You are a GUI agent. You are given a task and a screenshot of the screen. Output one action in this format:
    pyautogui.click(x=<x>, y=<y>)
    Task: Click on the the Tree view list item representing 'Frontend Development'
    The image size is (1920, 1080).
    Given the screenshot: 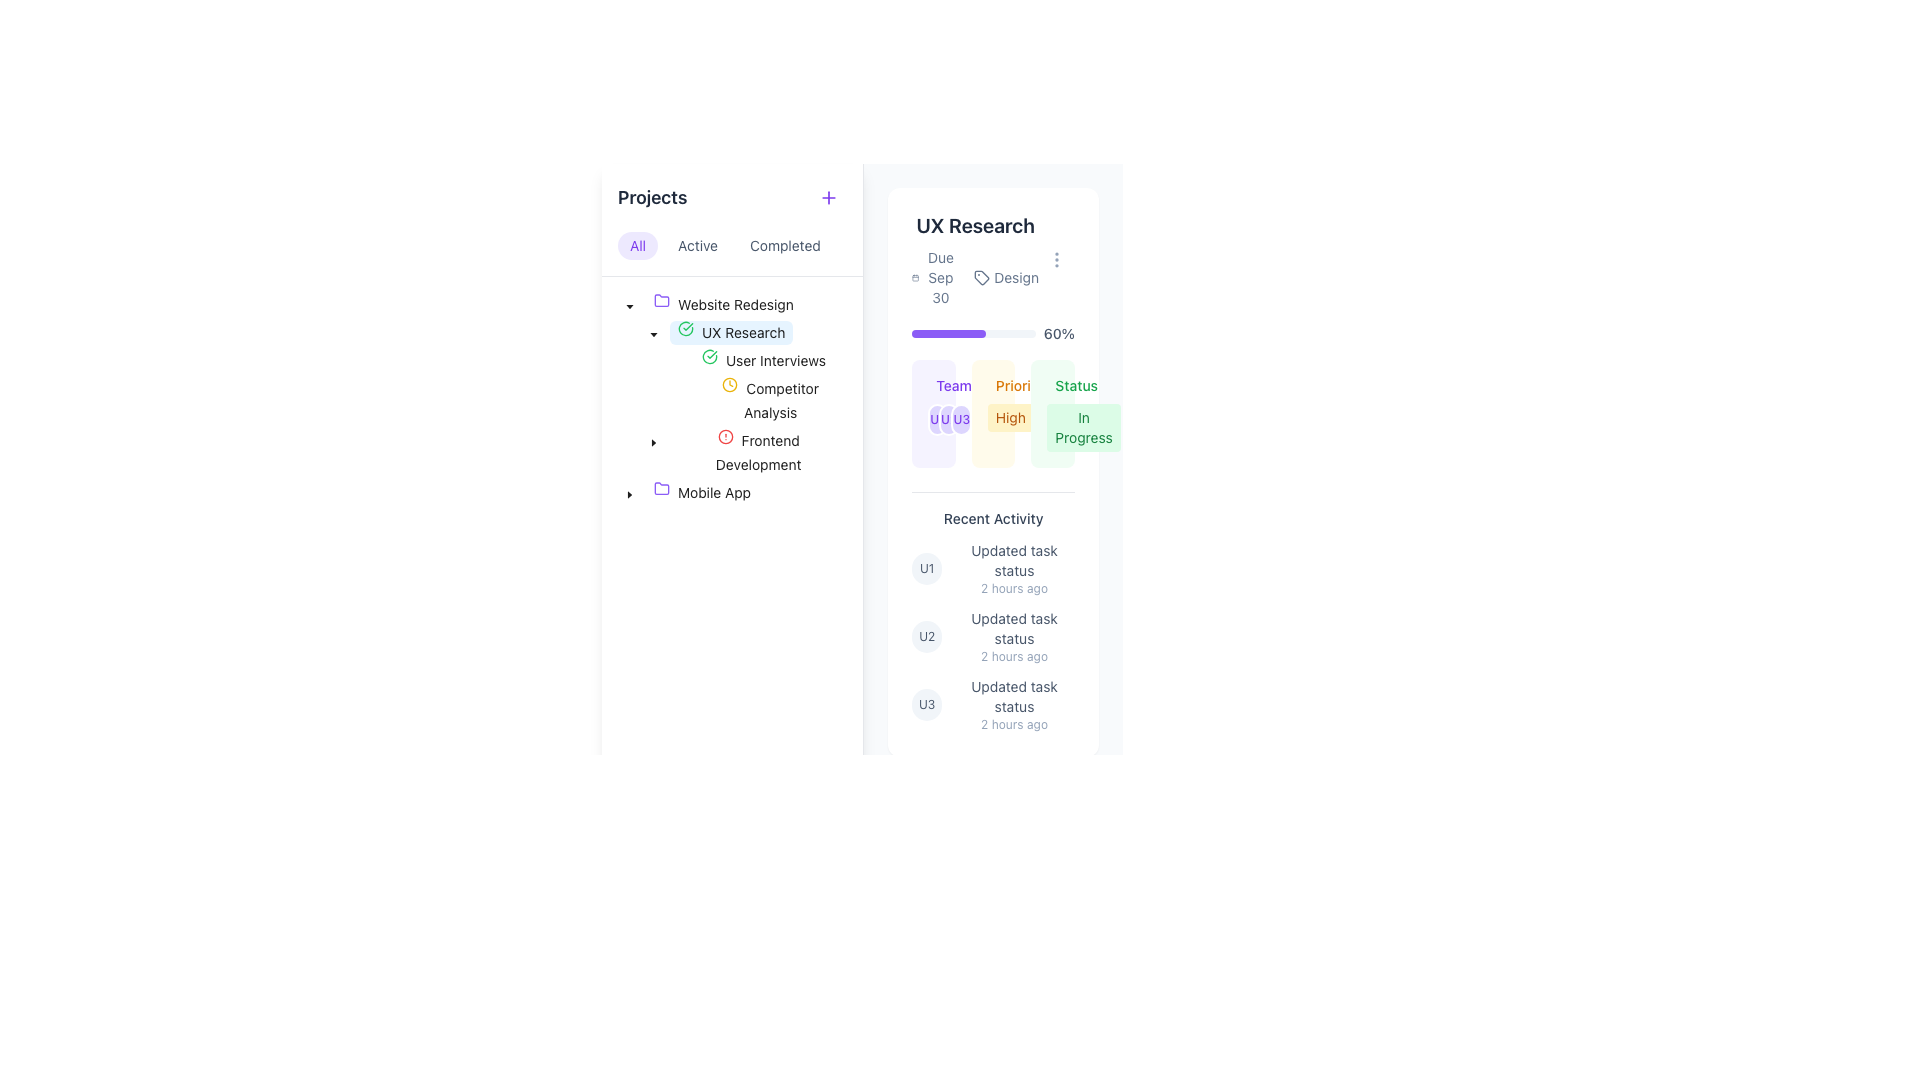 What is the action you would take?
    pyautogui.click(x=731, y=452)
    